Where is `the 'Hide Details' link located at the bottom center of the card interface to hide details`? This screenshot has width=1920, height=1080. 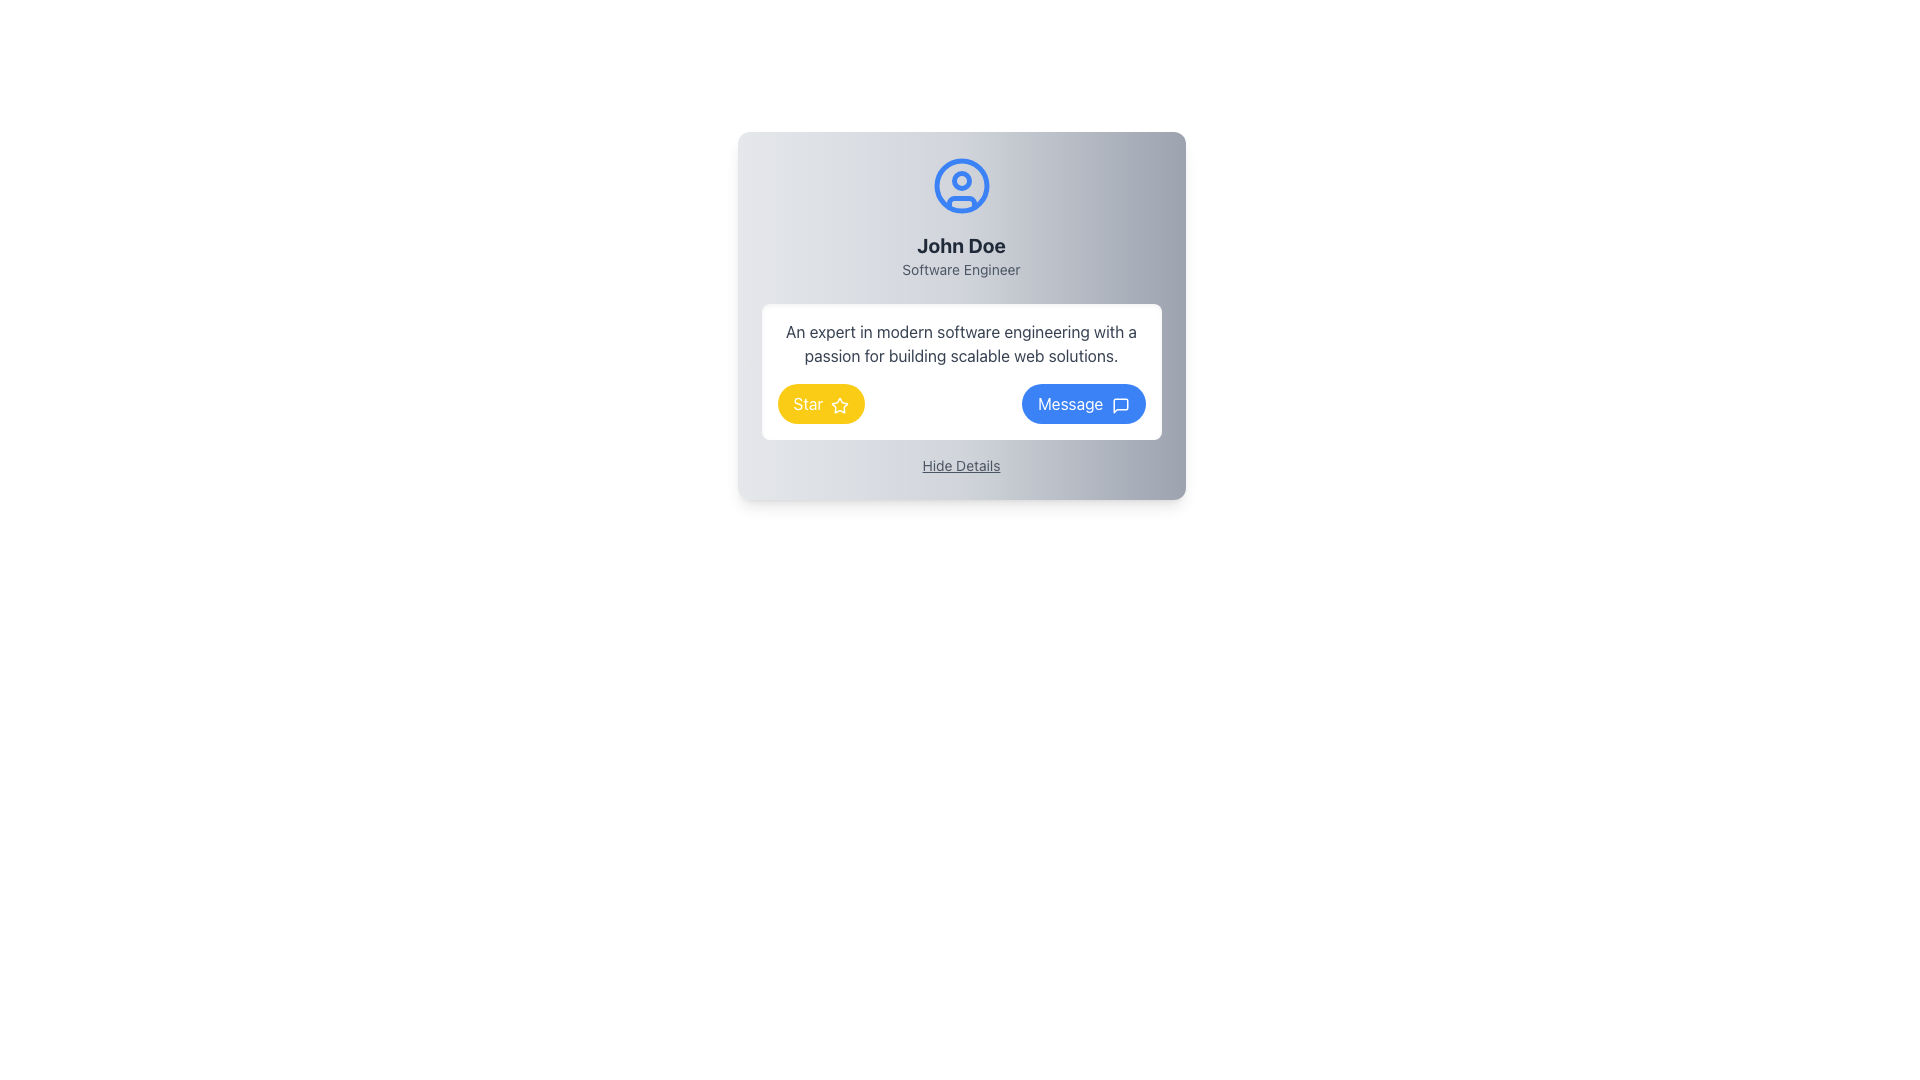
the 'Hide Details' link located at the bottom center of the card interface to hide details is located at coordinates (961, 466).